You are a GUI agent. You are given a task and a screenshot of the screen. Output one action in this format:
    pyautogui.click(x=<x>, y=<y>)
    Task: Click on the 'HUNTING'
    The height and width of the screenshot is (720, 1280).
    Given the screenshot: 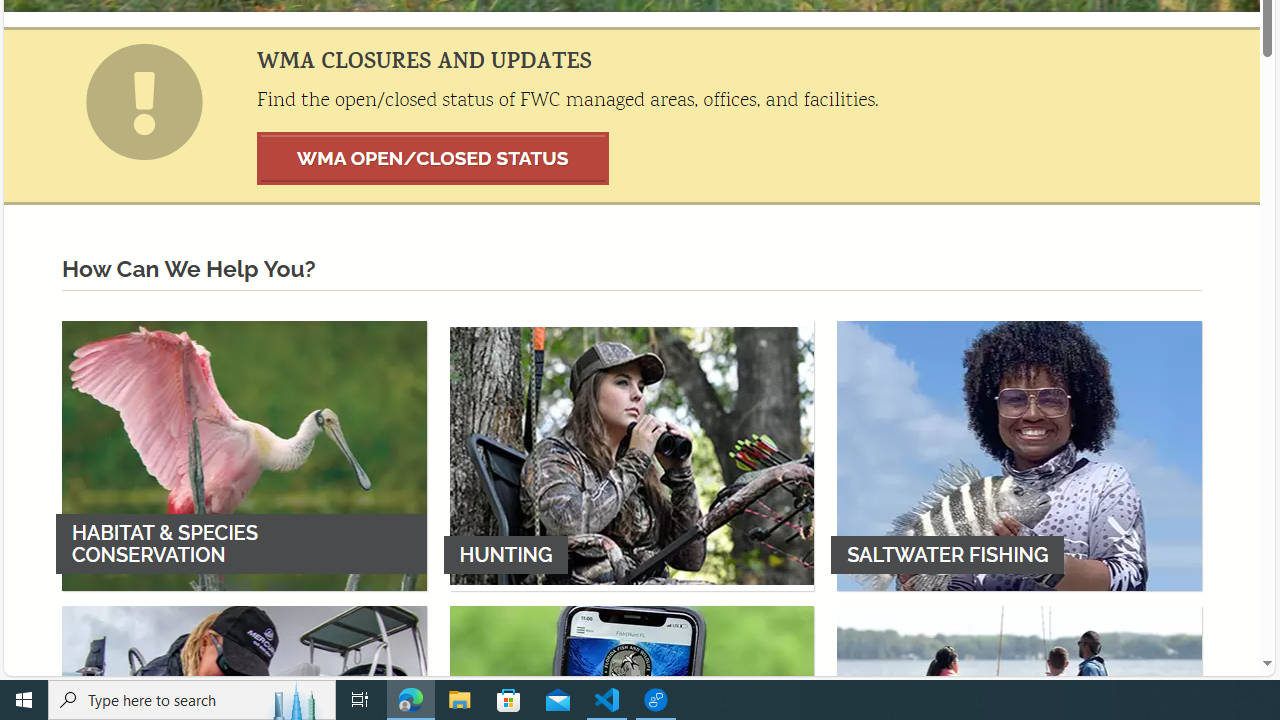 What is the action you would take?
    pyautogui.click(x=631, y=455)
    